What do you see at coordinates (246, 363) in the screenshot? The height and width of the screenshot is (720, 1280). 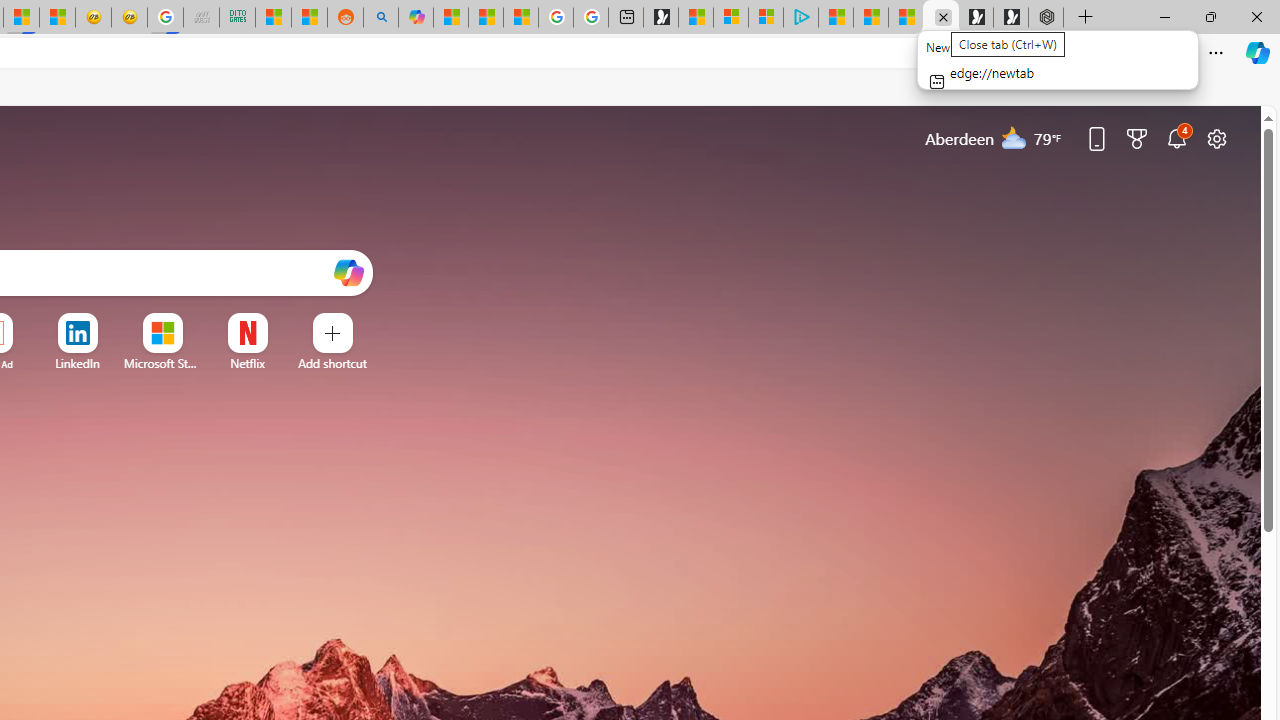 I see `'Netflix'` at bounding box center [246, 363].